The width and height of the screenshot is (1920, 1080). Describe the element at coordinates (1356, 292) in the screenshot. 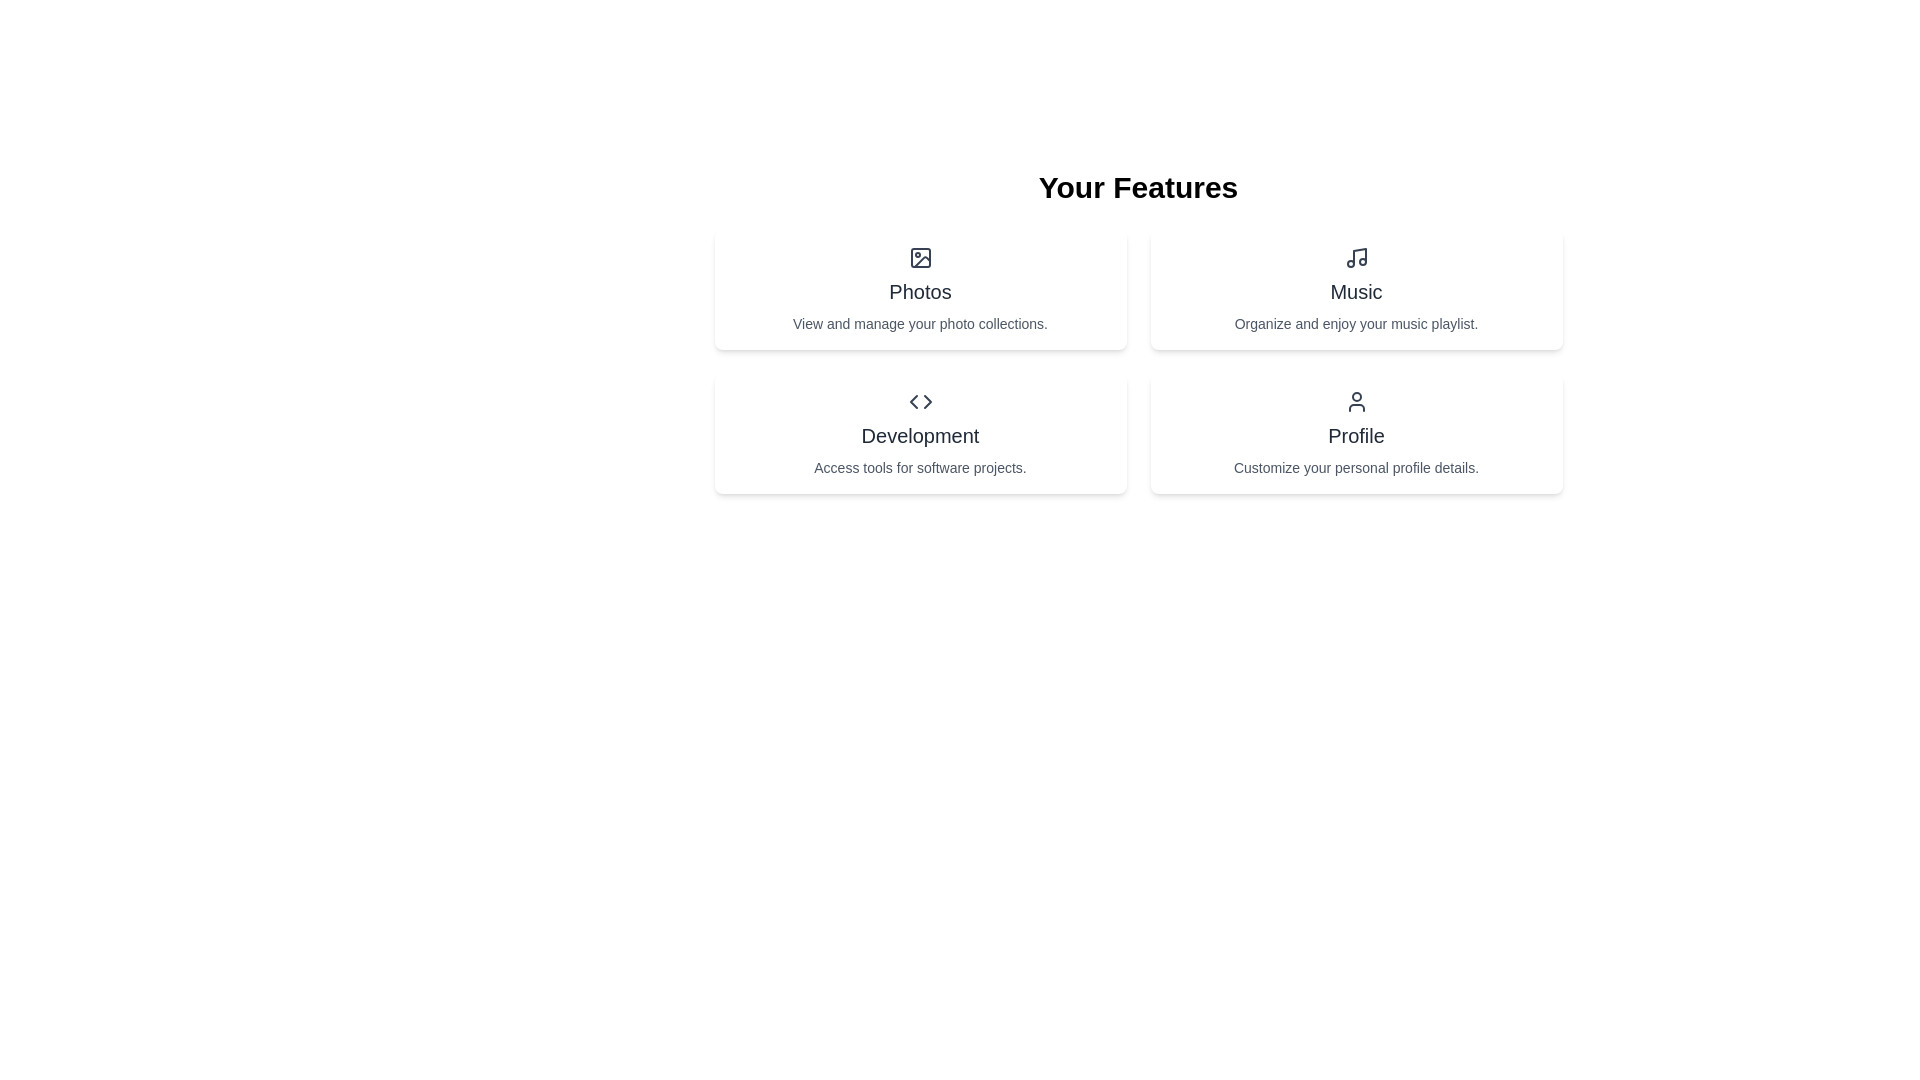

I see `'Music' label element, which is a prominent text label styled in a larger font, located in the top-right card of a 2x2 grid layout` at that location.